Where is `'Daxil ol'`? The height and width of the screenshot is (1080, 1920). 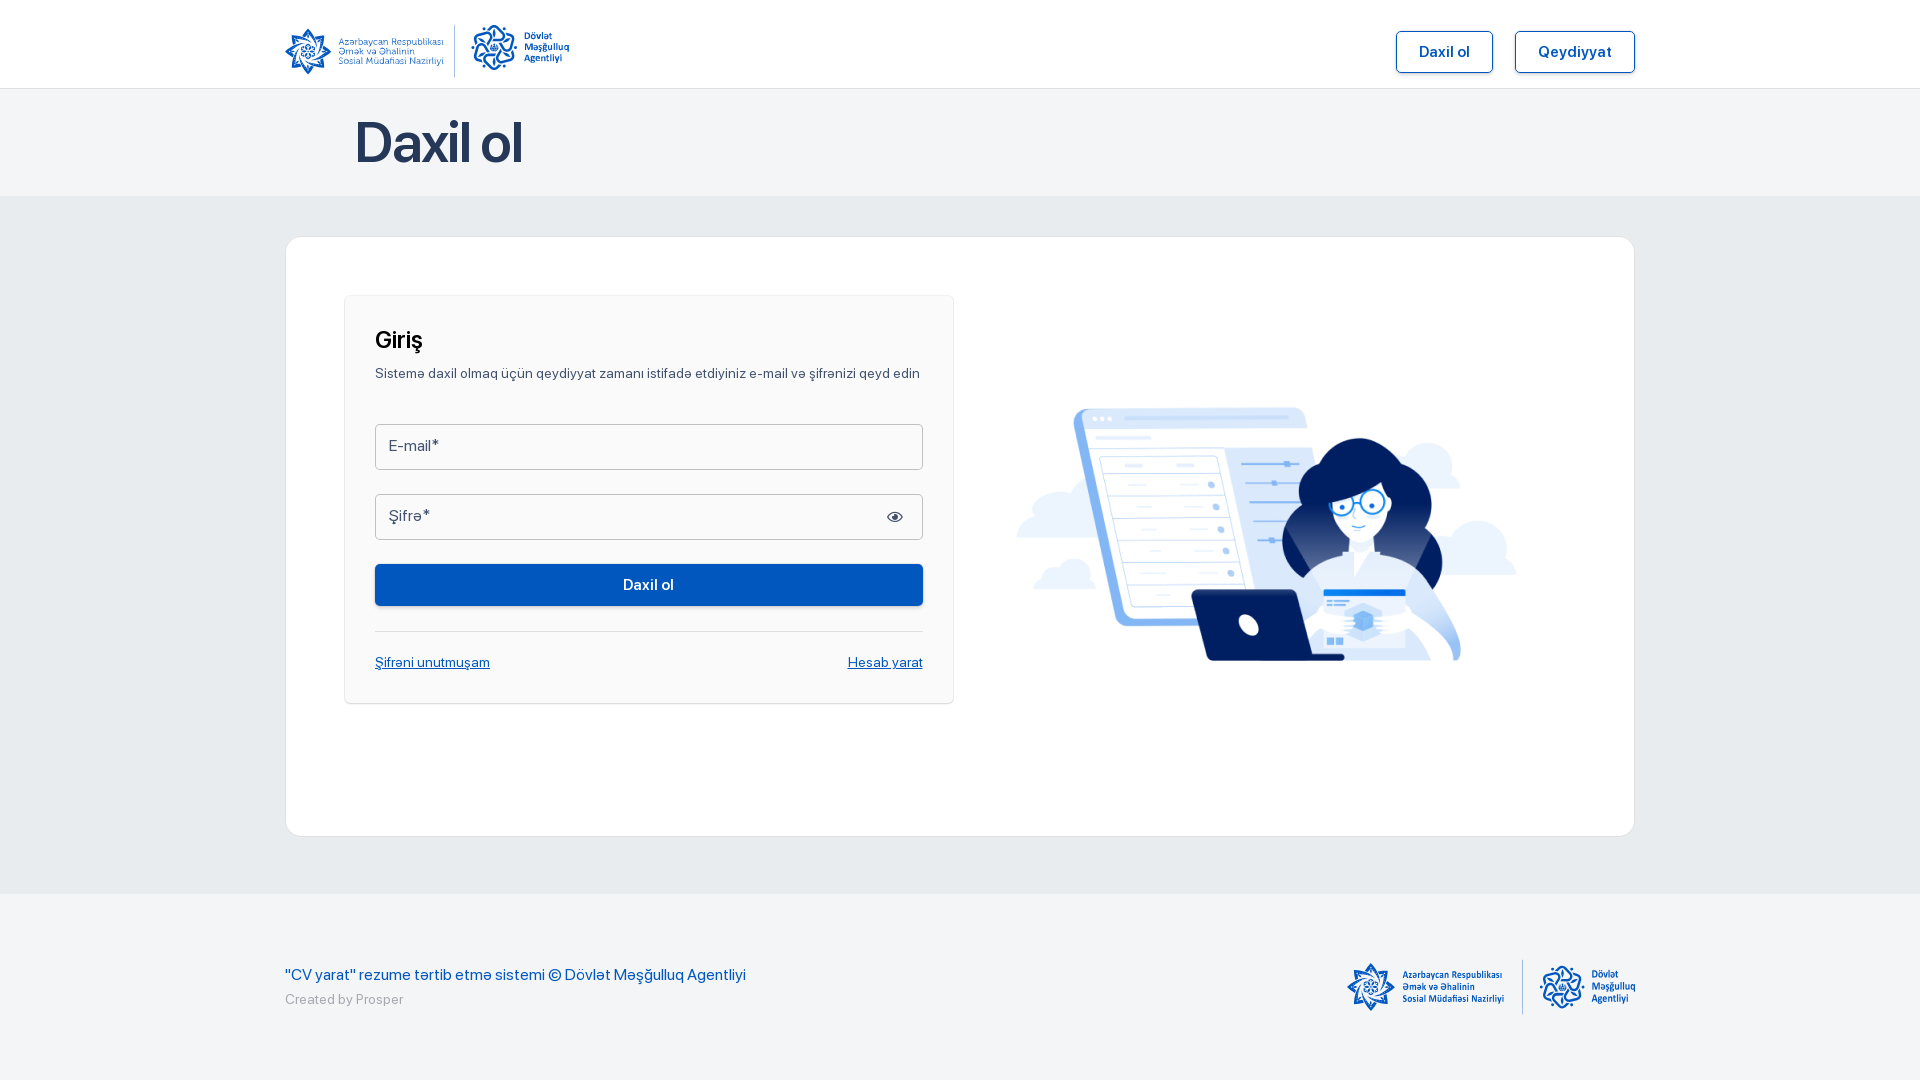 'Daxil ol' is located at coordinates (1395, 50).